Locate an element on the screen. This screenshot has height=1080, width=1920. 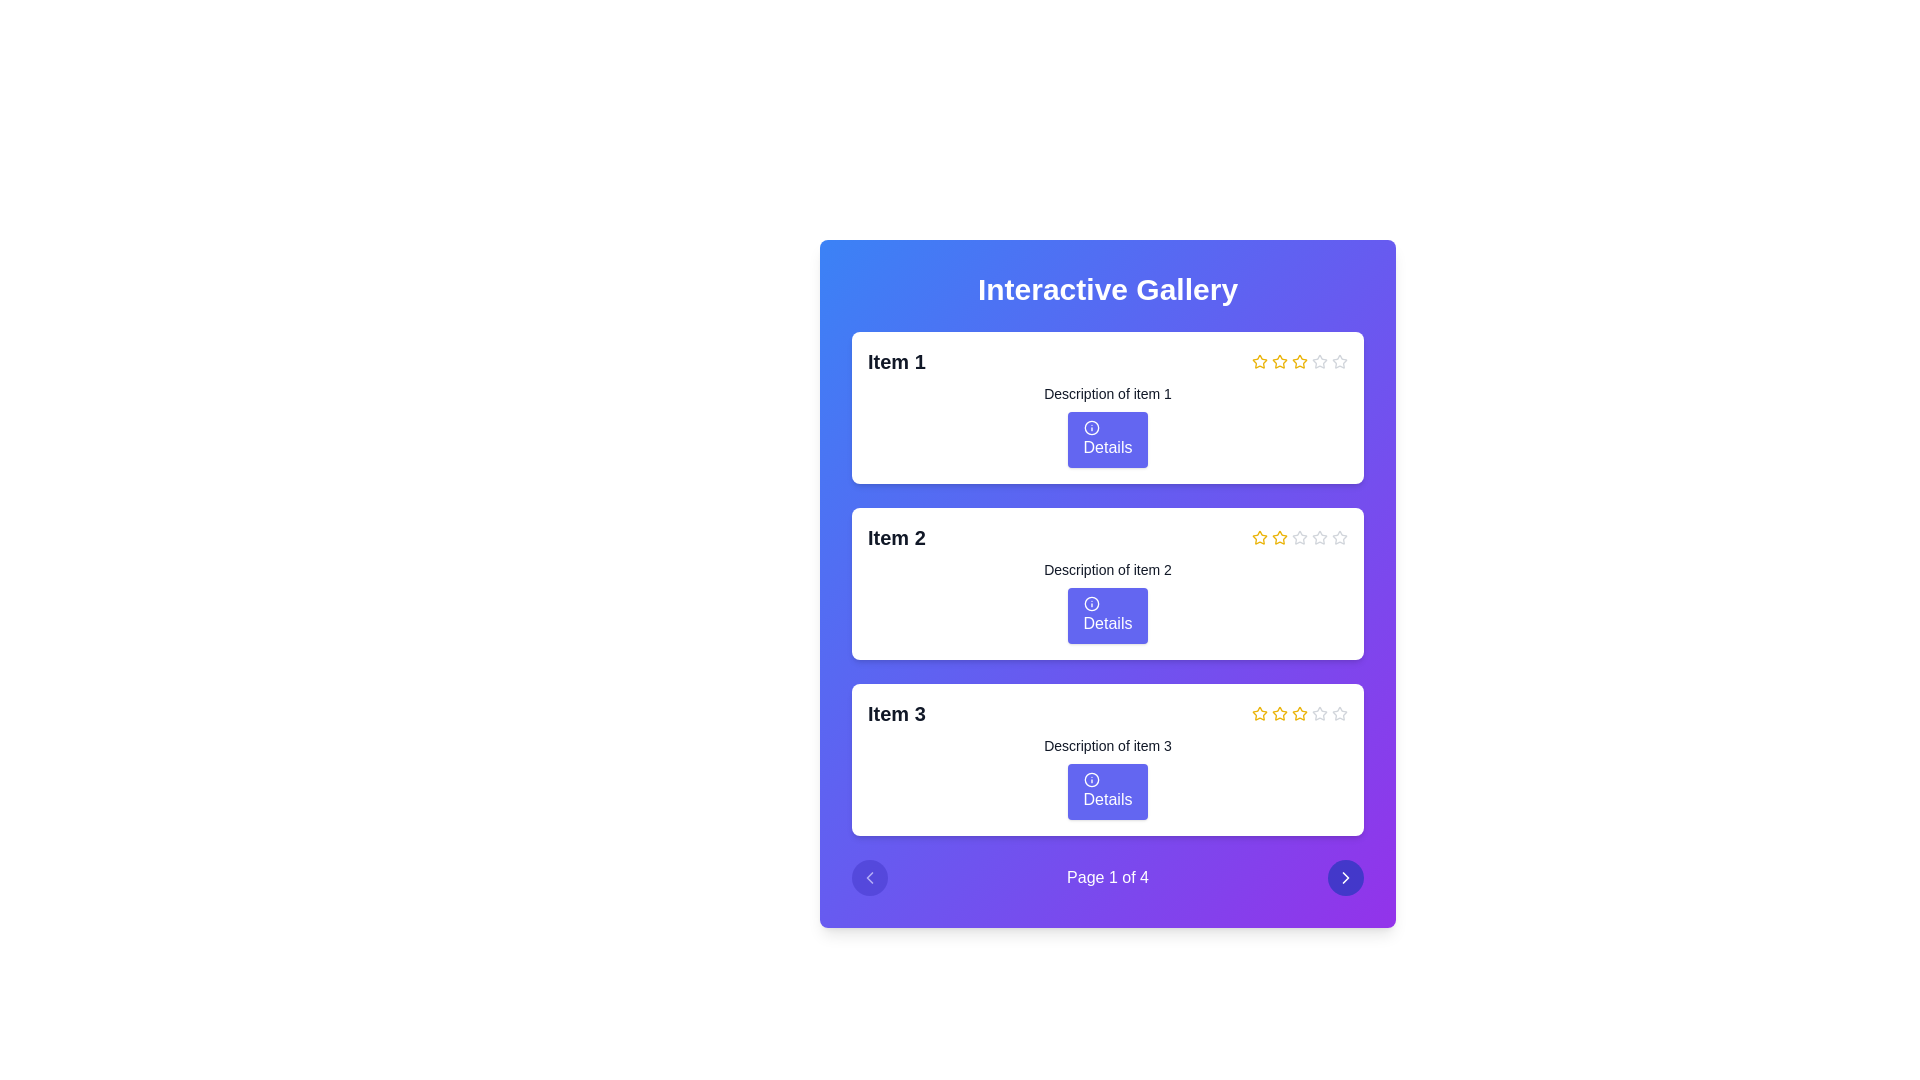
the fifth star icon from the left in the rating system, which is unfilled and light gray, to potentially rate or select it is located at coordinates (1320, 536).